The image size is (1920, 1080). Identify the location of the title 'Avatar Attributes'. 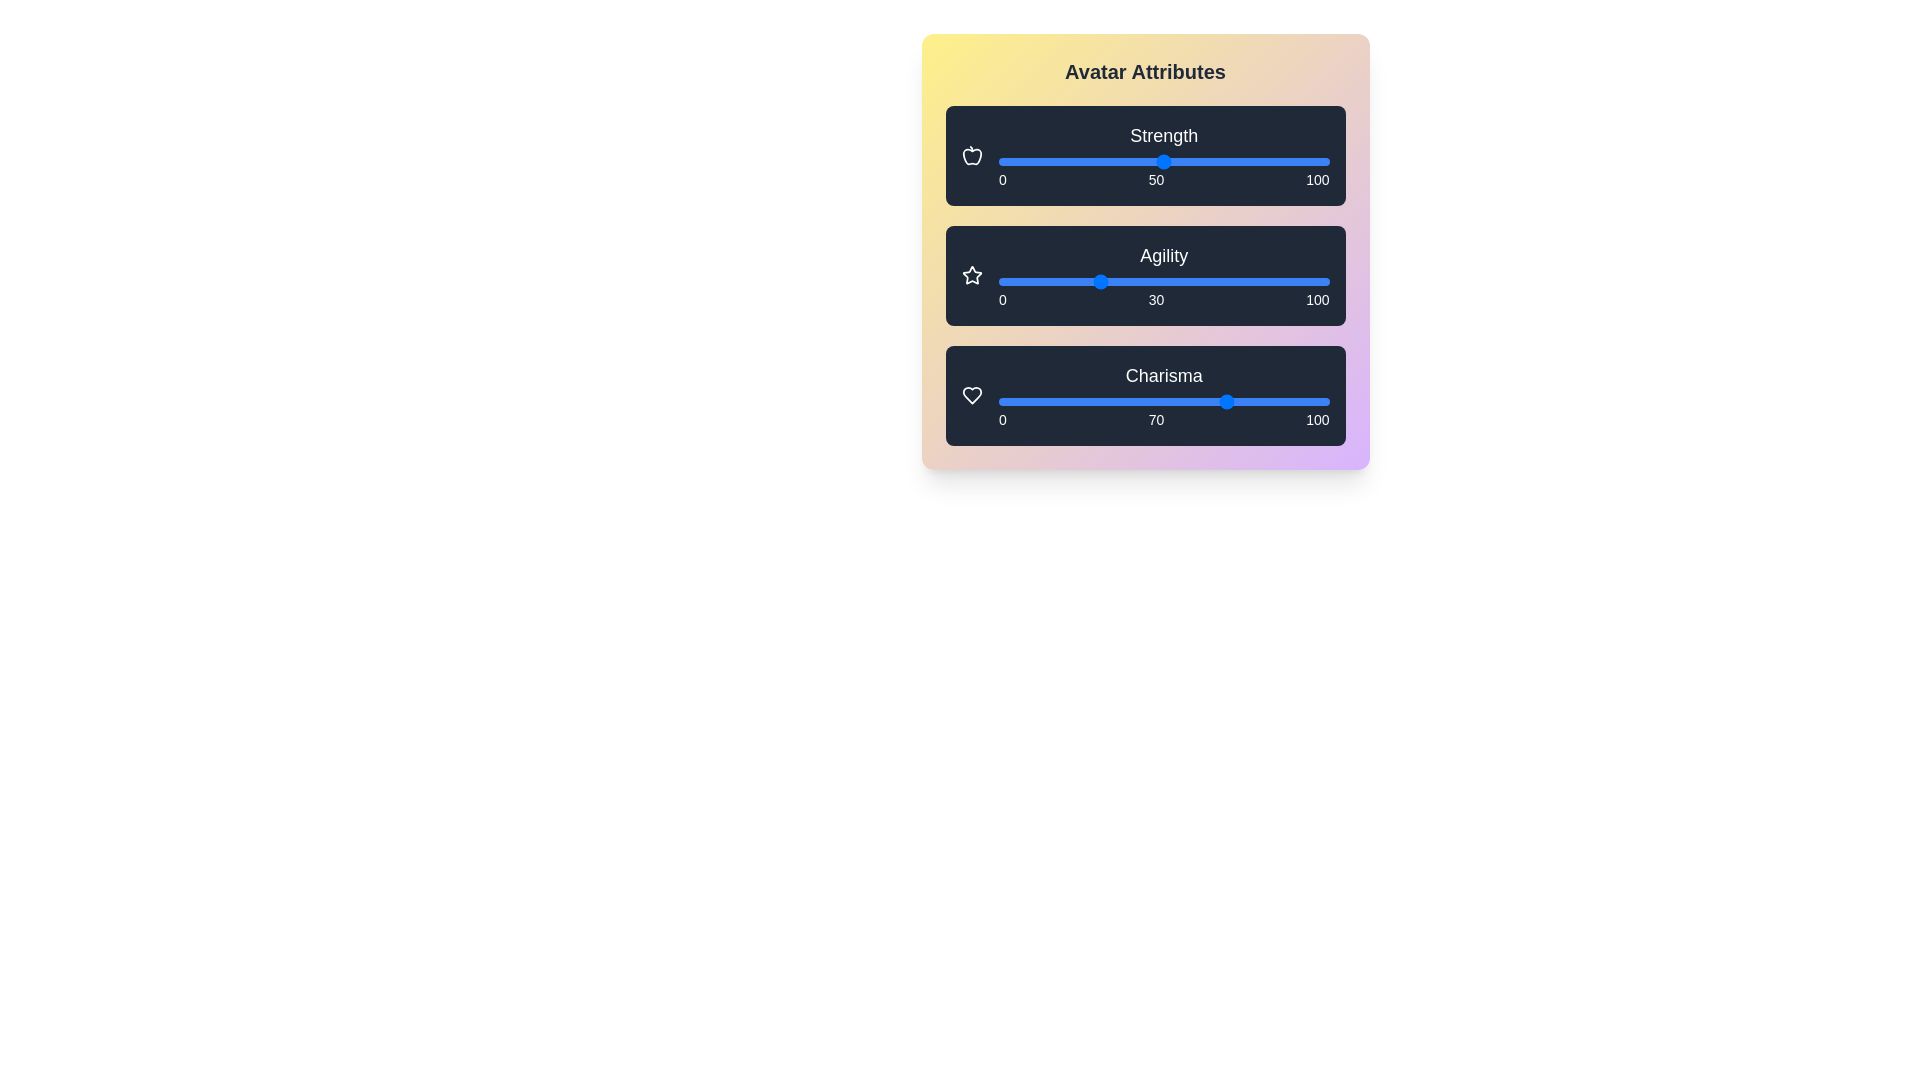
(1145, 71).